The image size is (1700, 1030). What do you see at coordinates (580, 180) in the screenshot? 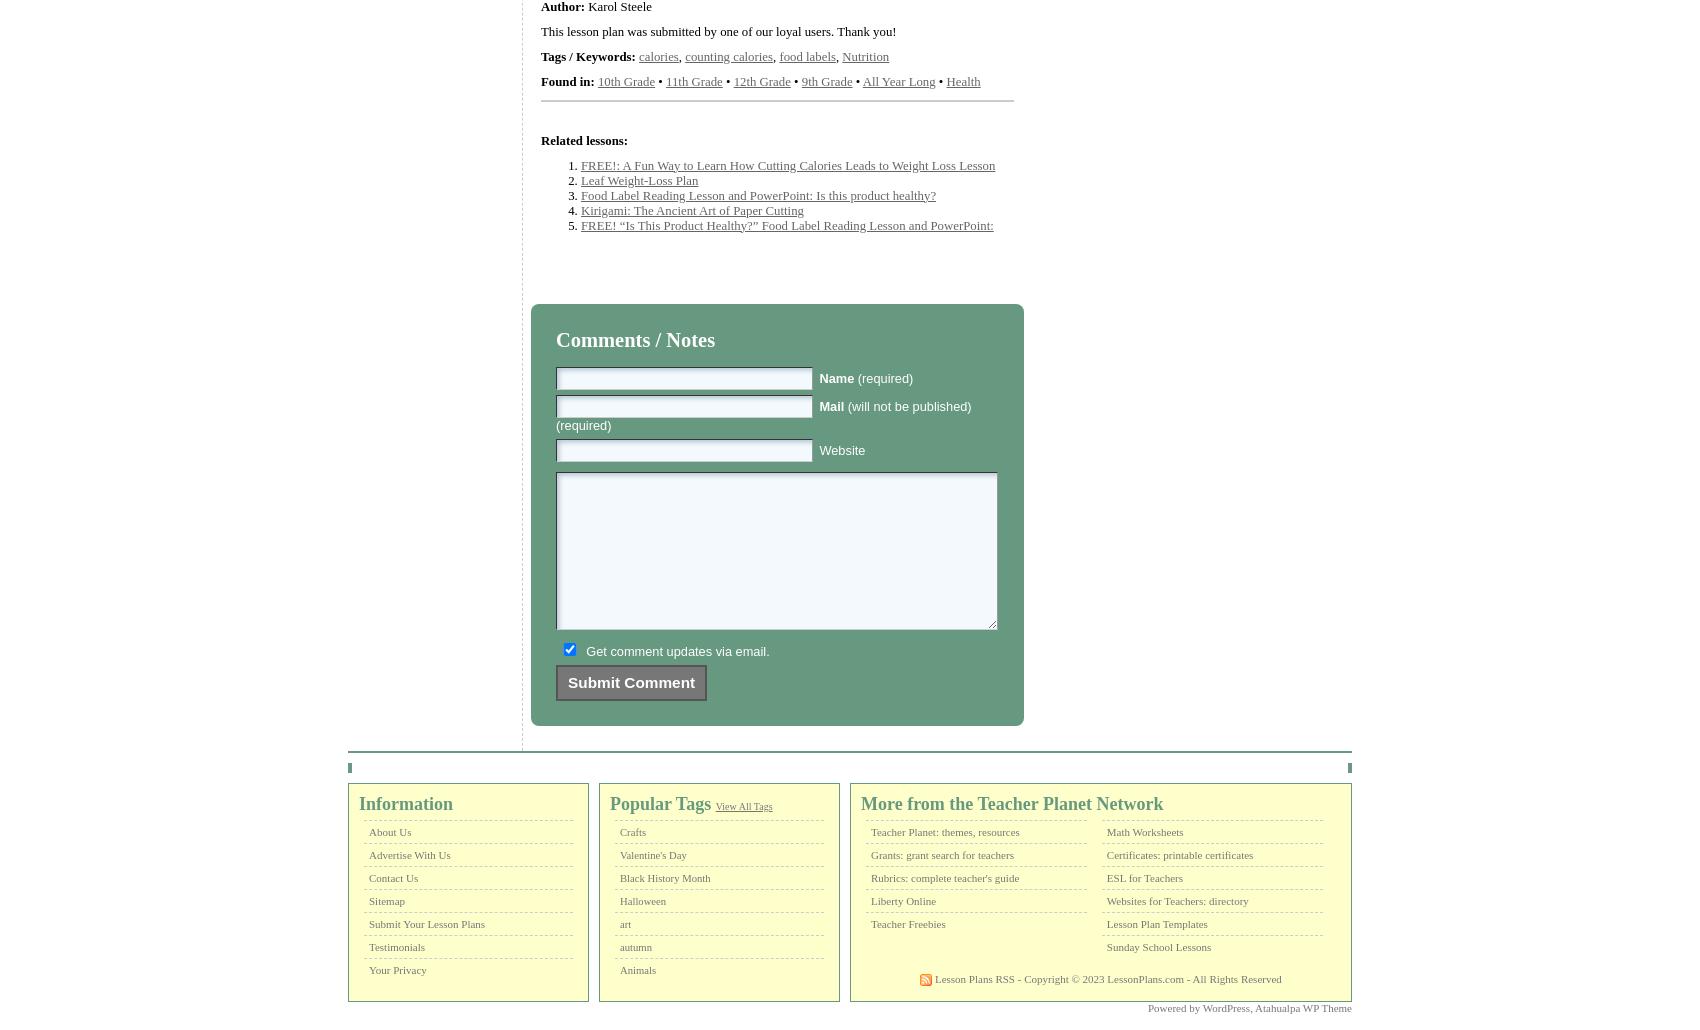
I see `'Leaf Weight-Loss Plan'` at bounding box center [580, 180].